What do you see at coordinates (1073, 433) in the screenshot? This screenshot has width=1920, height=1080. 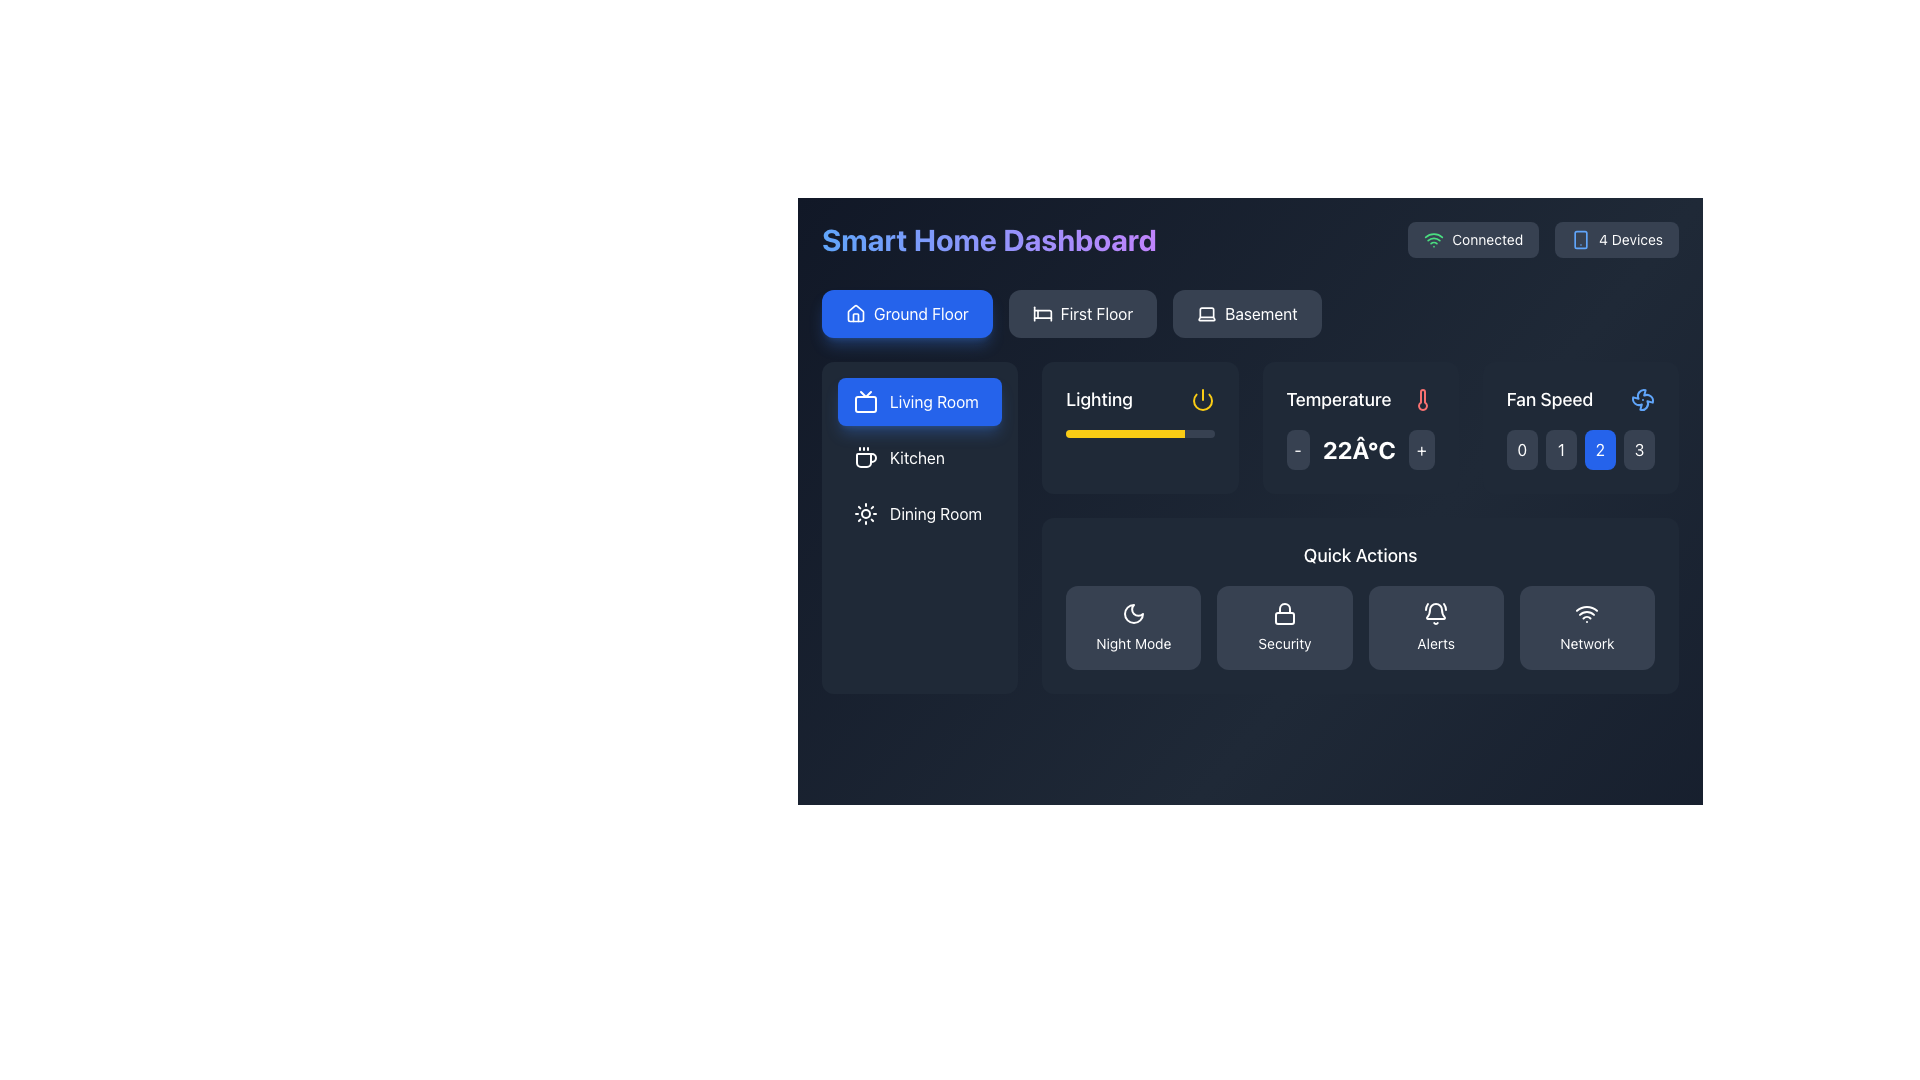 I see `slider` at bounding box center [1073, 433].